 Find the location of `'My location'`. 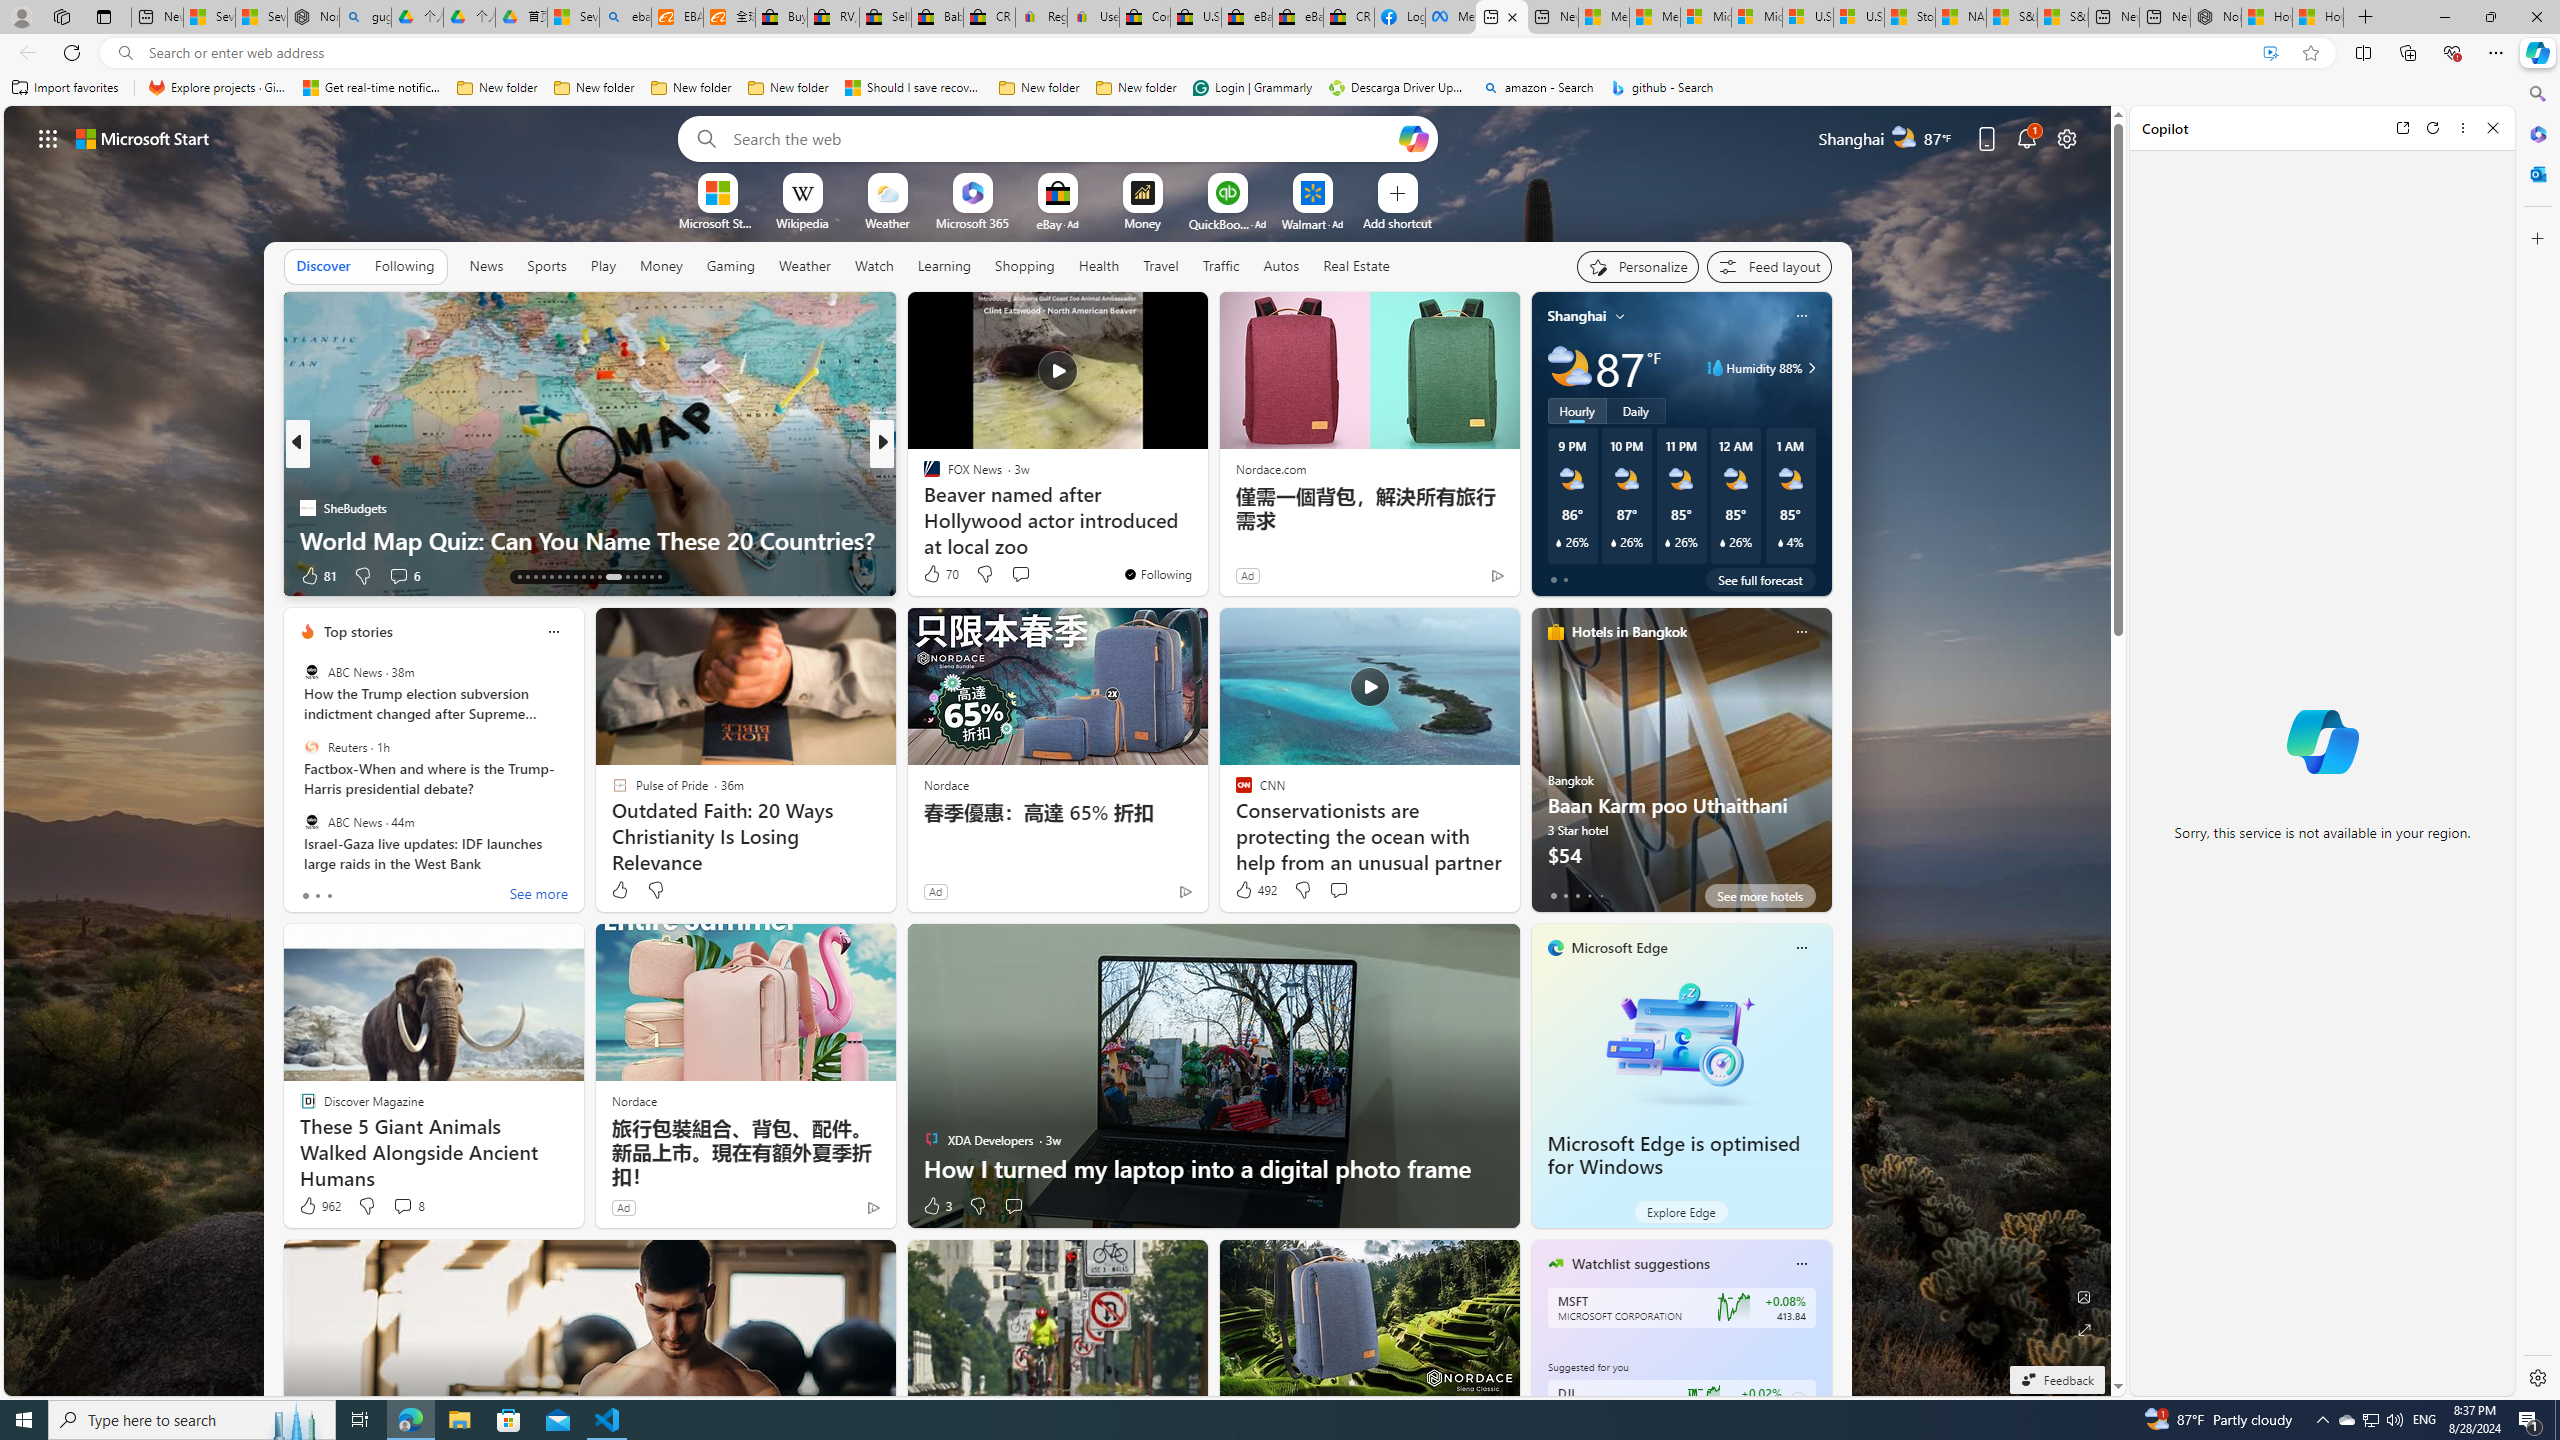

'My location' is located at coordinates (1619, 315).